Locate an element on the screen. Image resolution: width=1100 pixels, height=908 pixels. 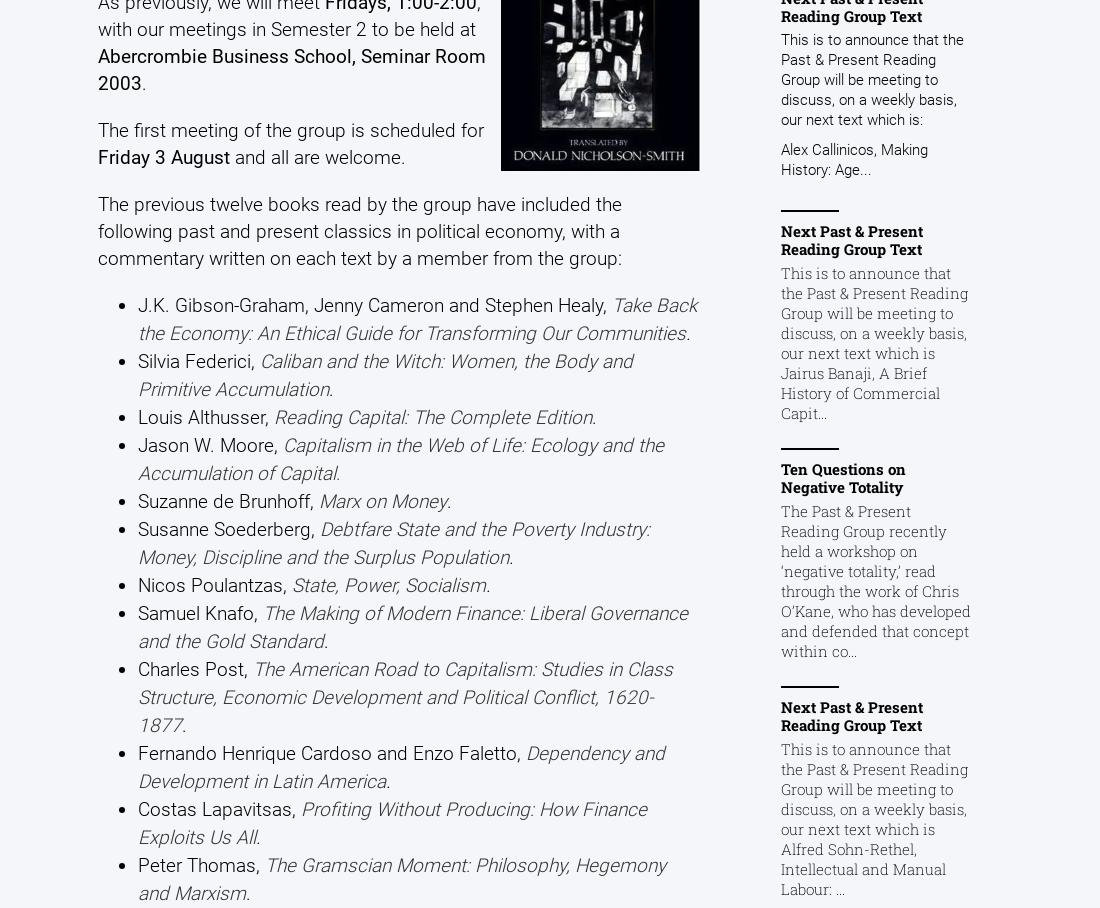
'Capitalism in the Web of Life: Ecology and the Accumulation of Capital' is located at coordinates (136, 457).